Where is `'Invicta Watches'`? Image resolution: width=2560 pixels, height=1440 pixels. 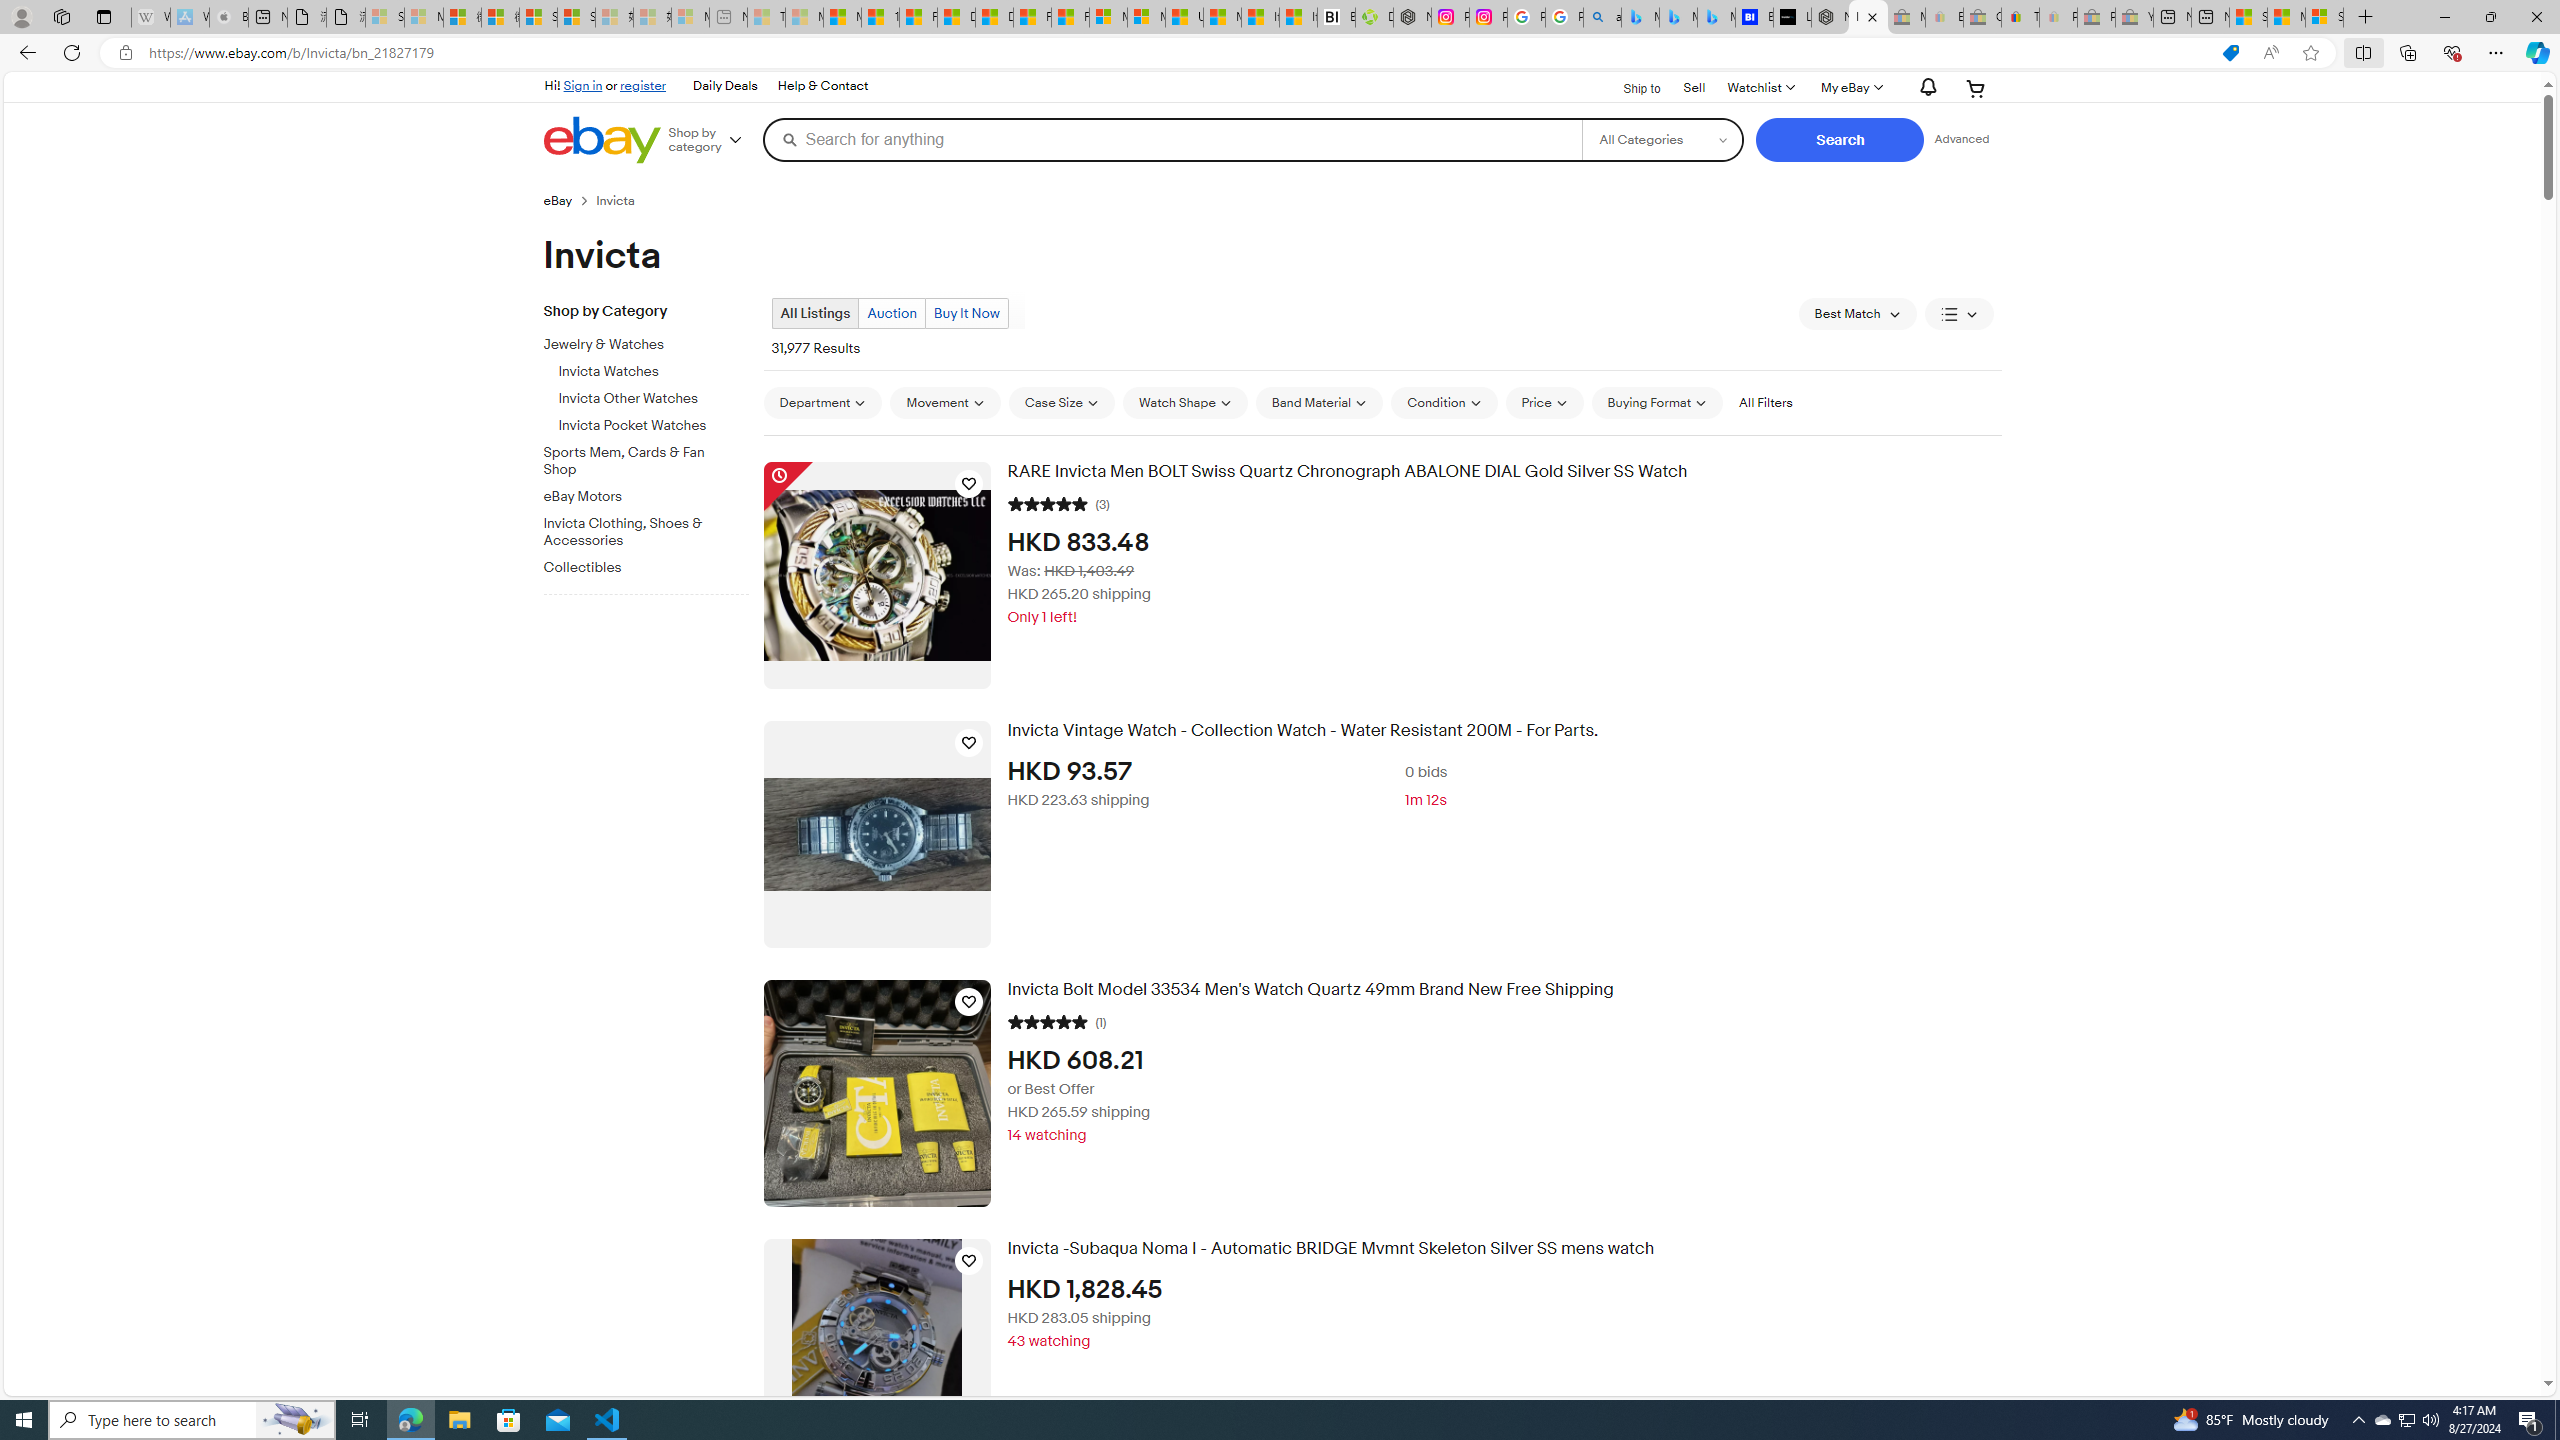
'Invicta Watches' is located at coordinates (653, 367).